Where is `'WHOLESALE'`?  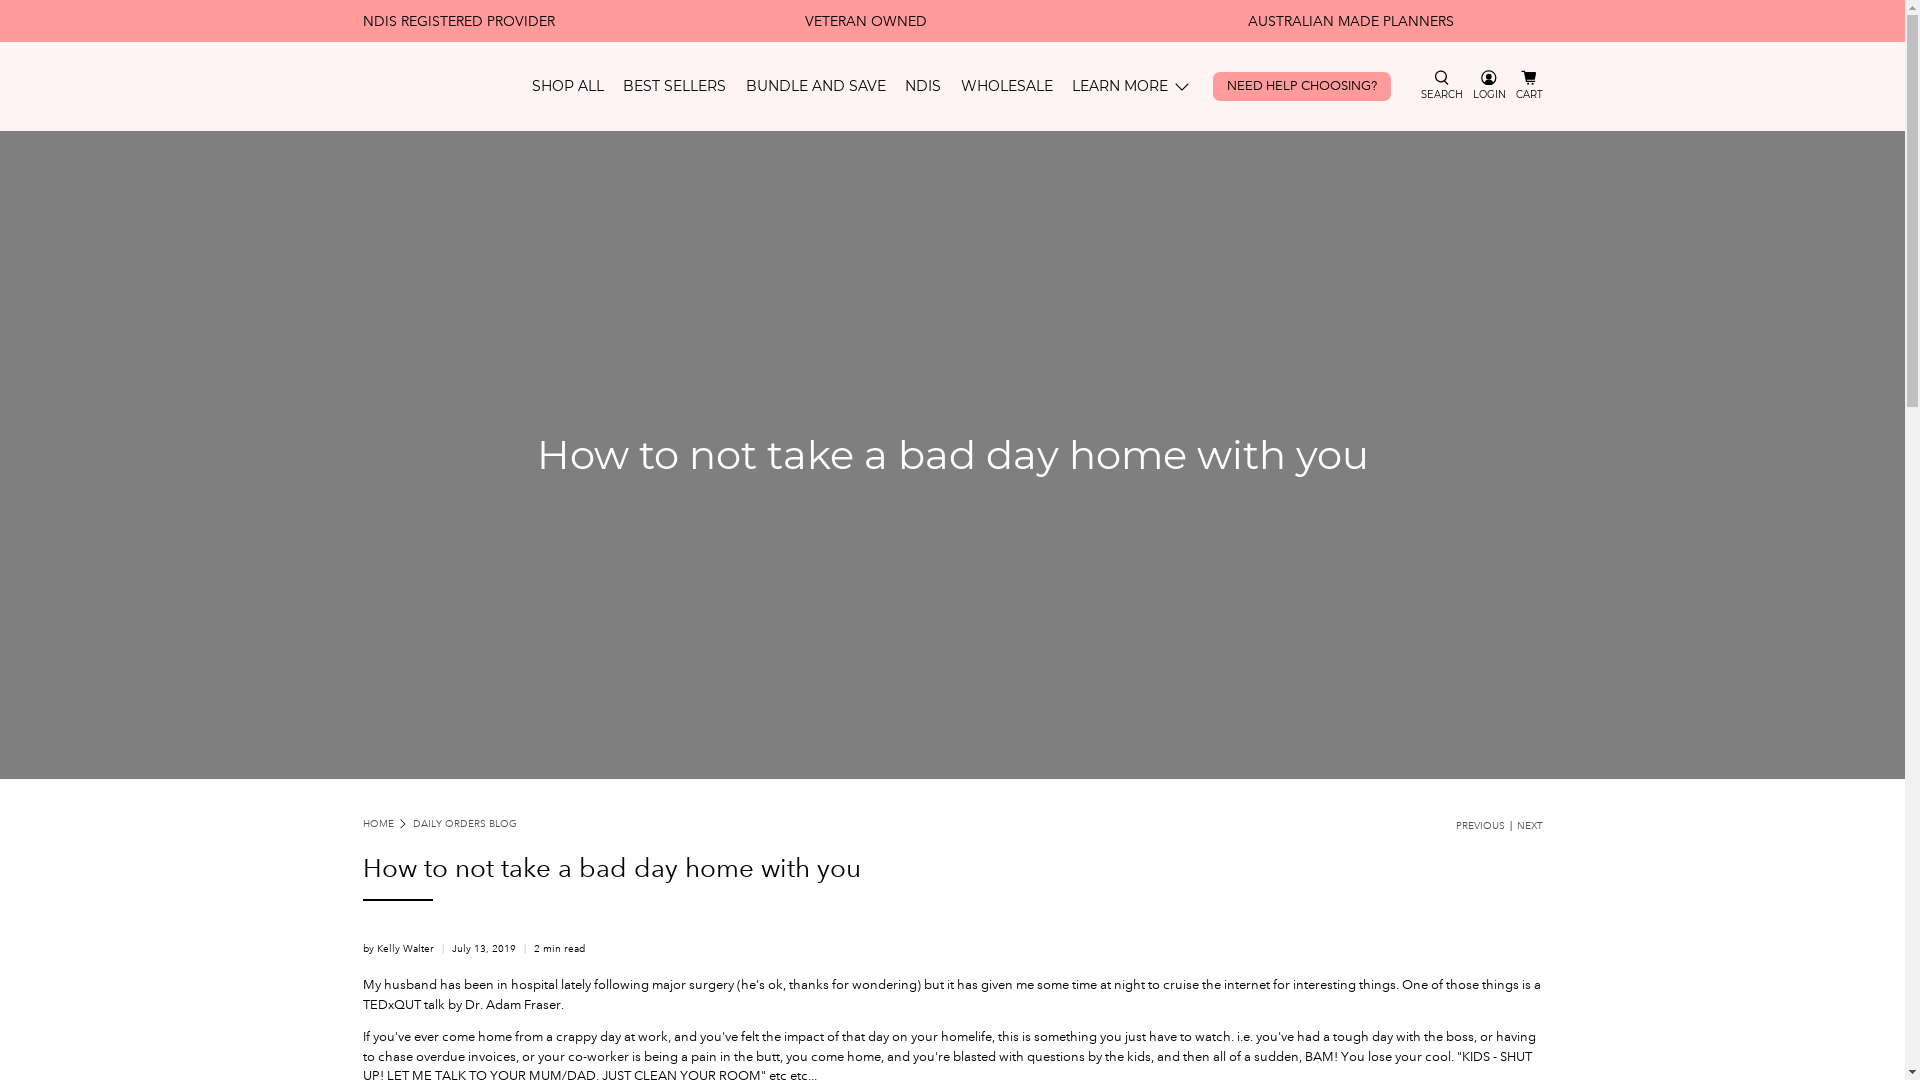 'WHOLESALE' is located at coordinates (949, 85).